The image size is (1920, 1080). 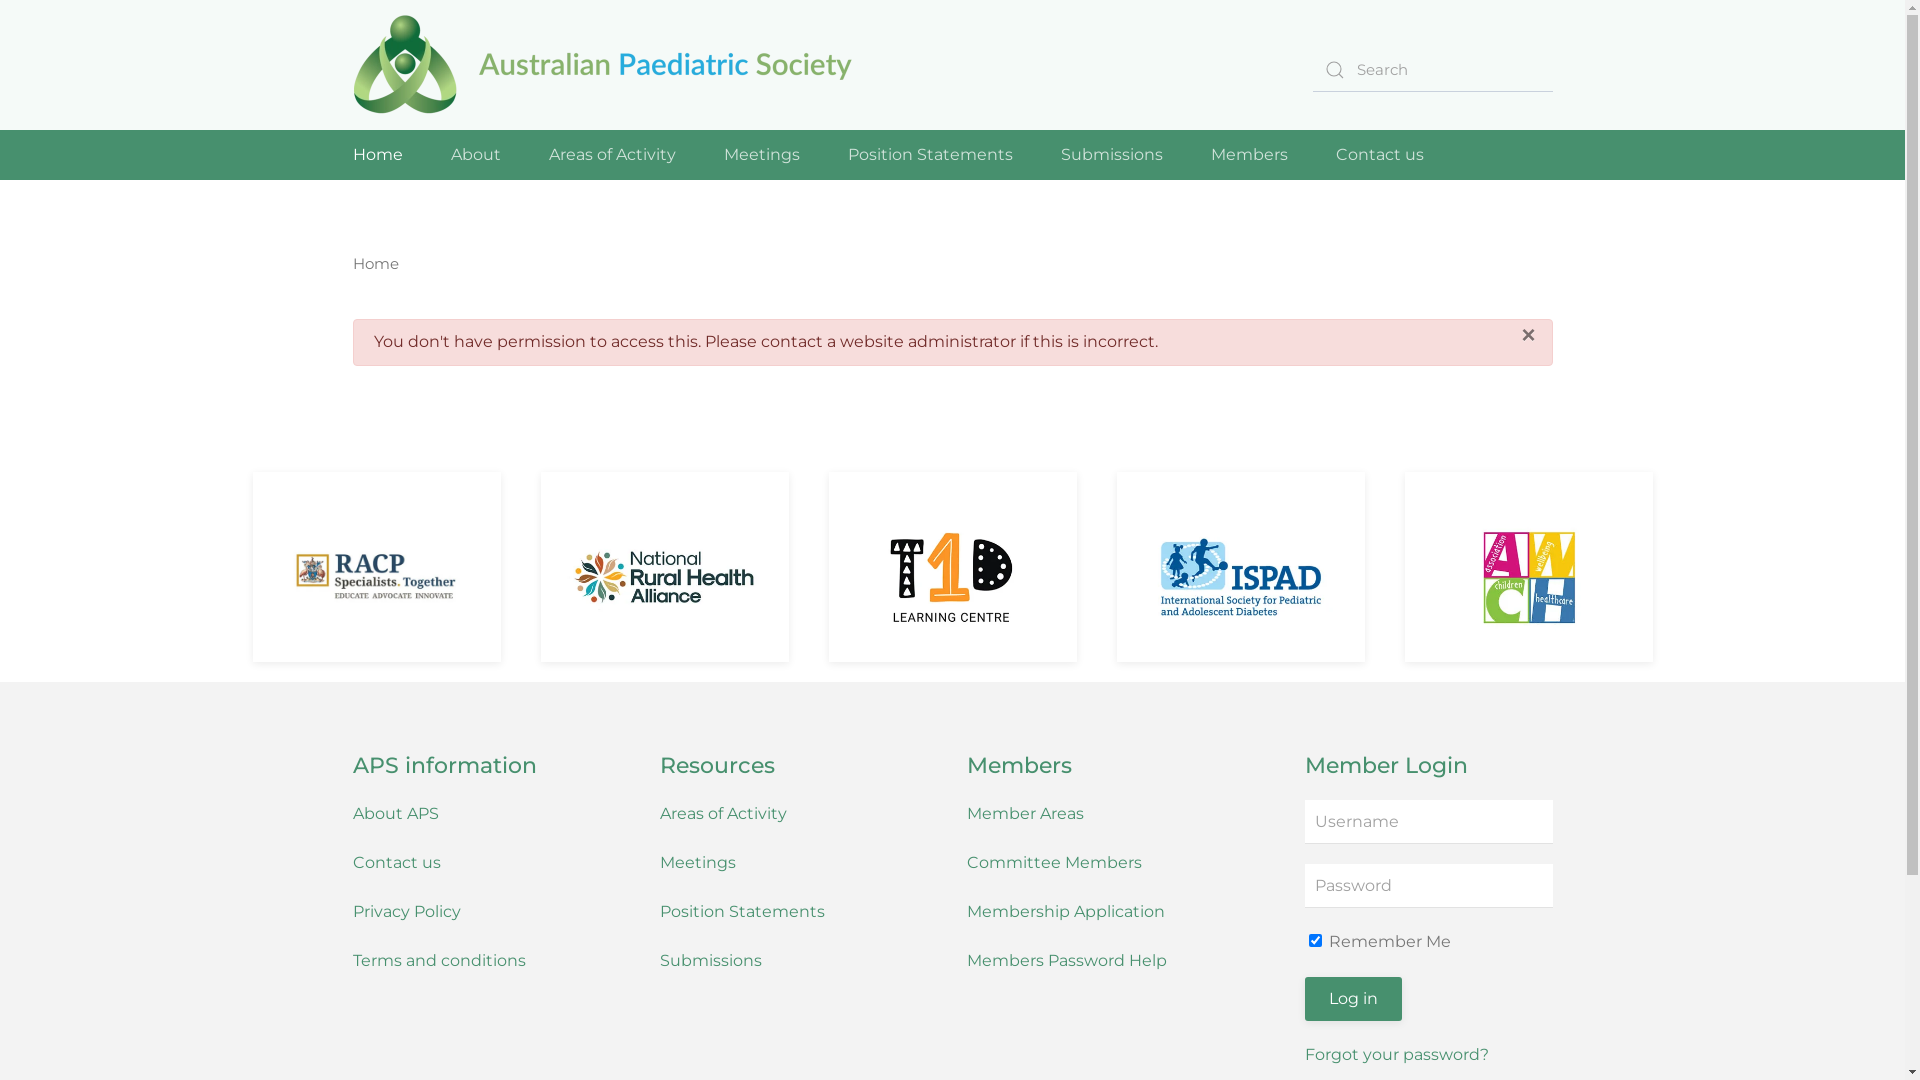 What do you see at coordinates (1065, 959) in the screenshot?
I see `'Members Password Help'` at bounding box center [1065, 959].